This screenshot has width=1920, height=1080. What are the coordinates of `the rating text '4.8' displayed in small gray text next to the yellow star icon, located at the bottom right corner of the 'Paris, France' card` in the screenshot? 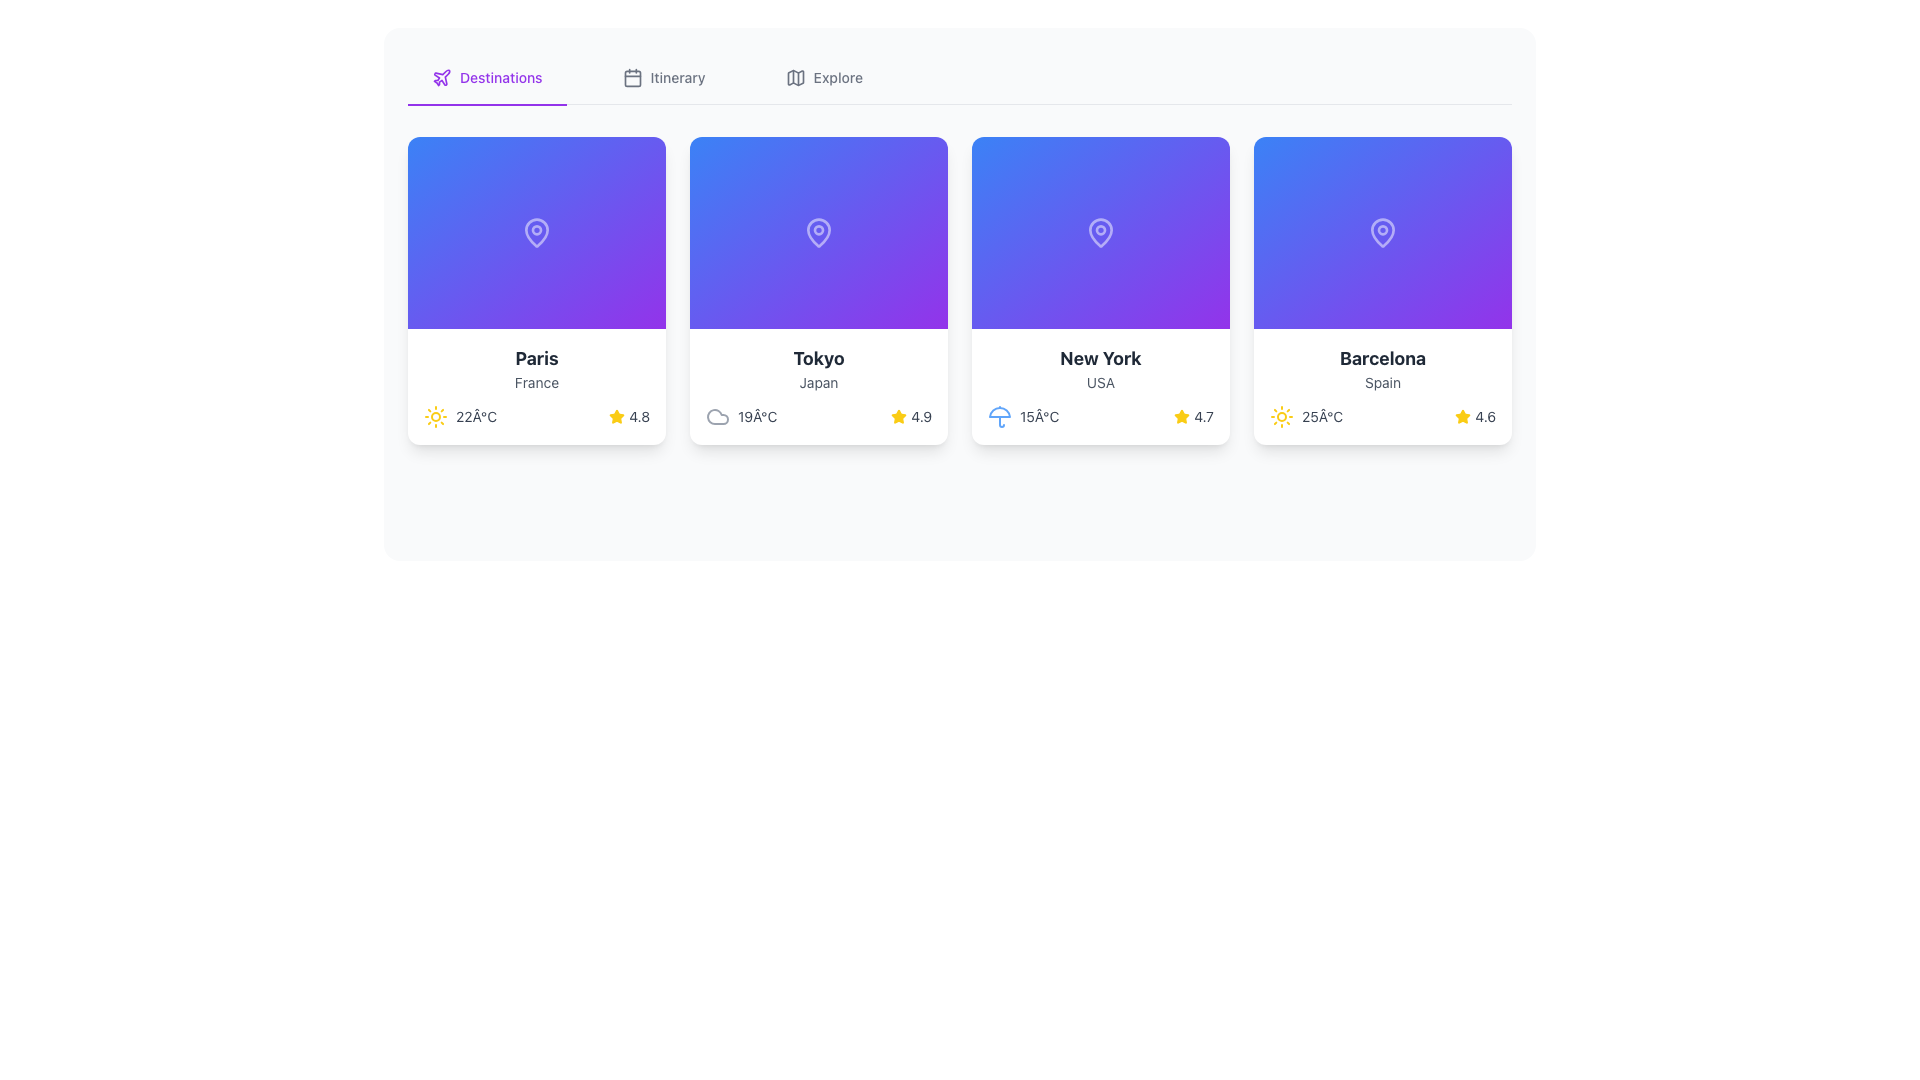 It's located at (638, 415).